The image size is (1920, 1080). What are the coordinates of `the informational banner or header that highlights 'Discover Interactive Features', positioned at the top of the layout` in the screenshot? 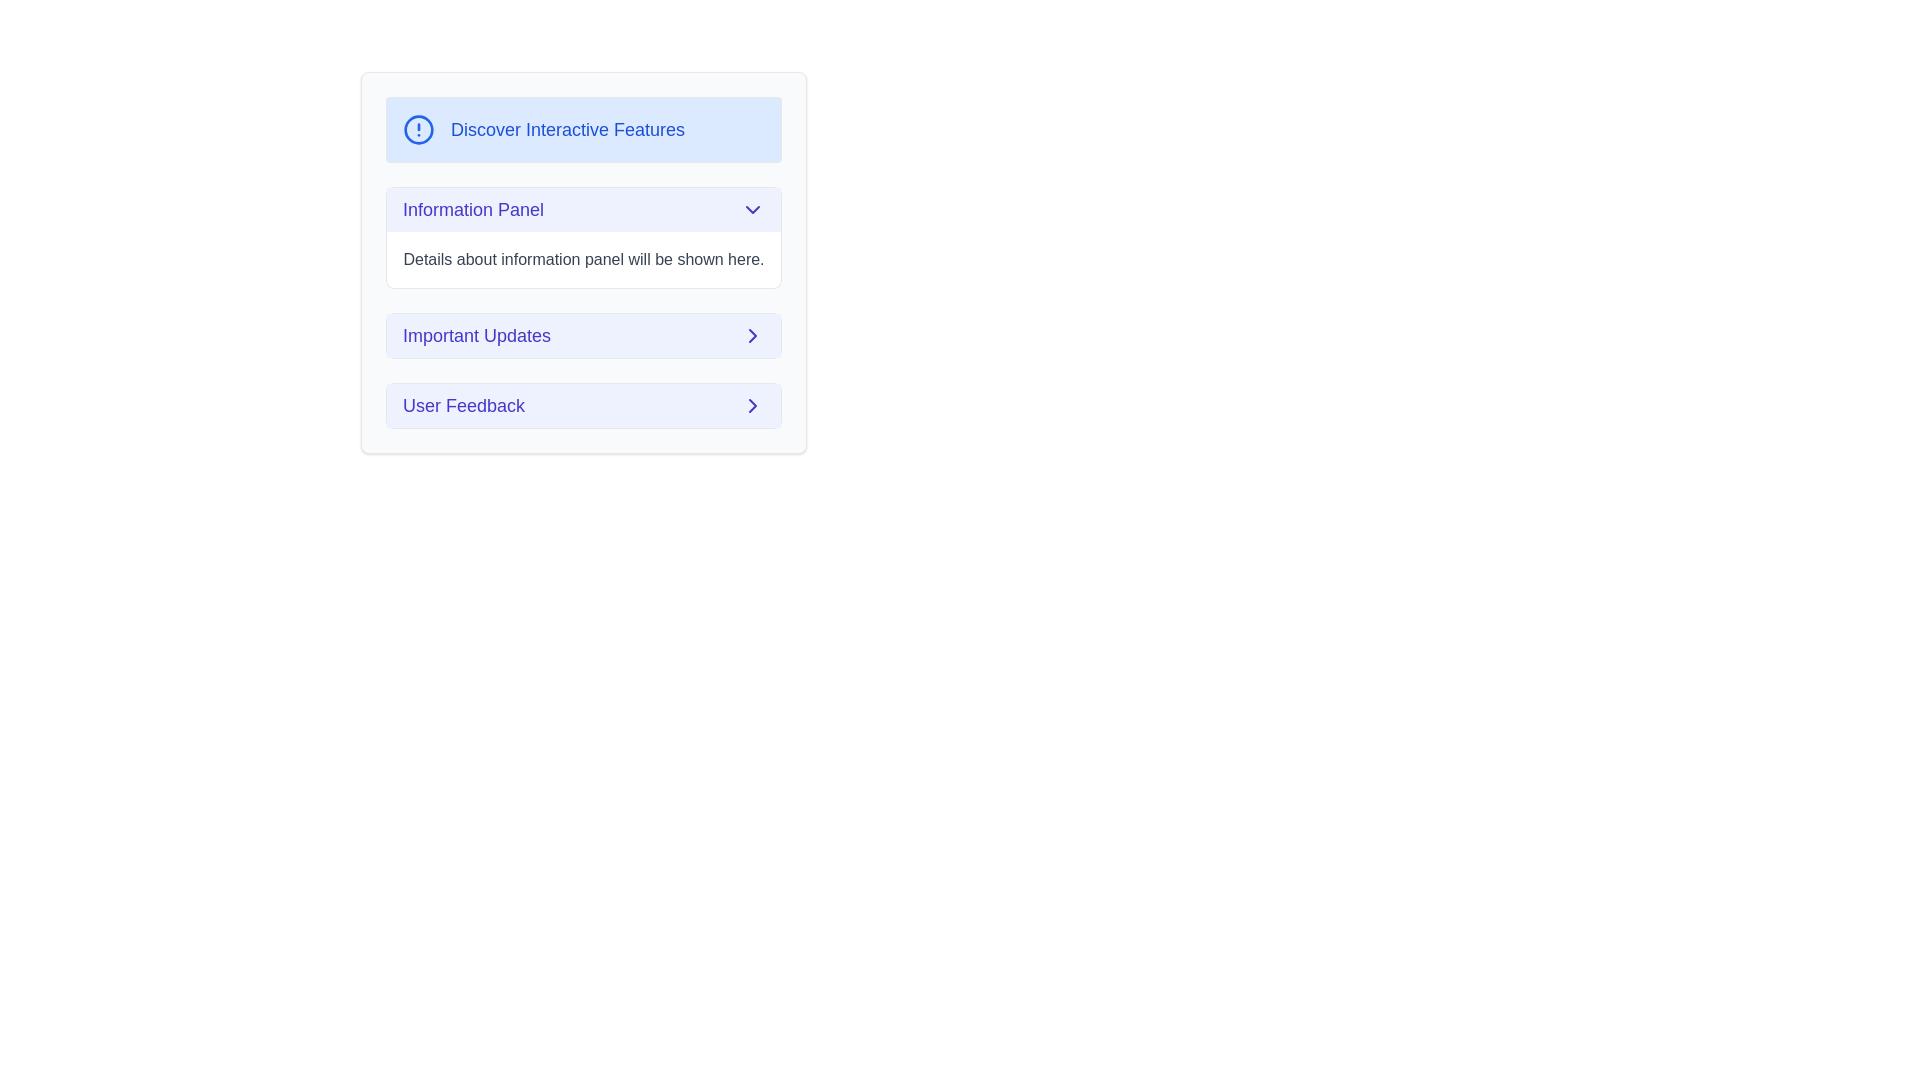 It's located at (583, 130).